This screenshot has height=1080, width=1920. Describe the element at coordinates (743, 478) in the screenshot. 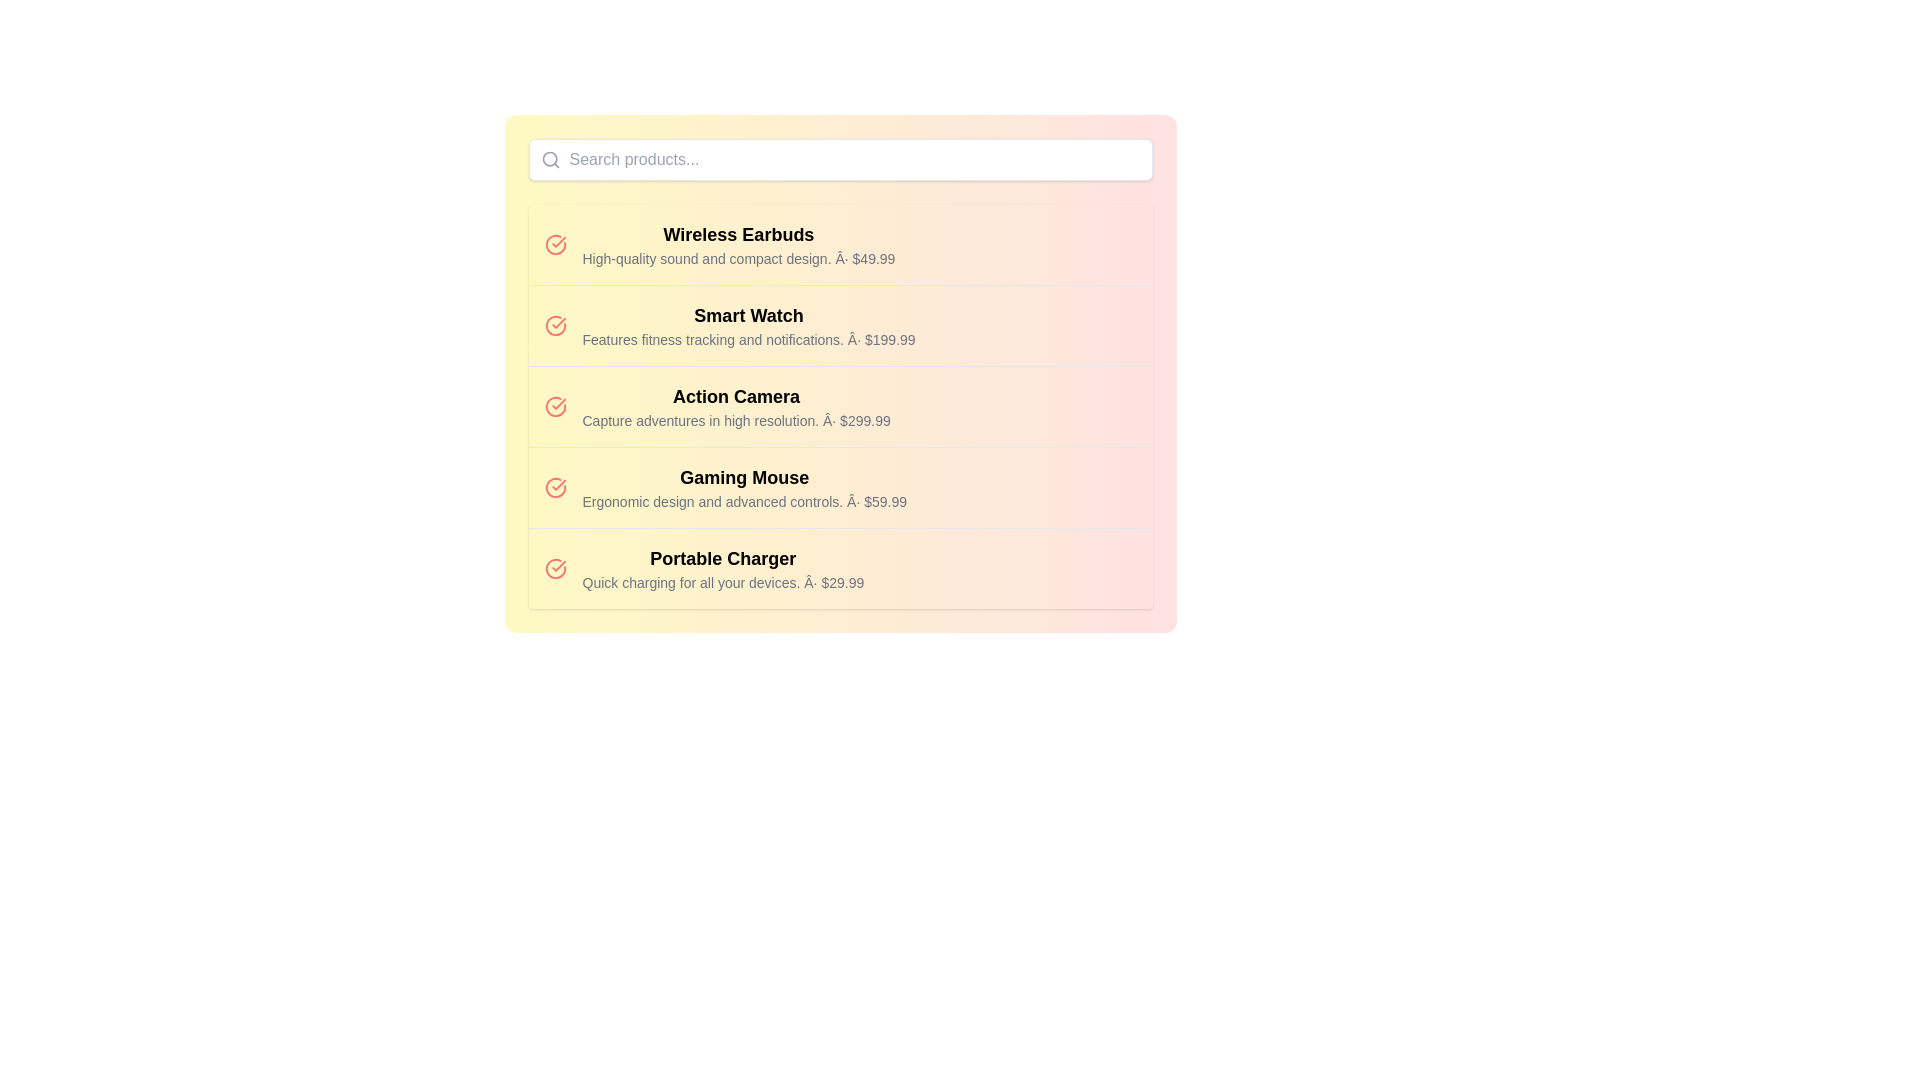

I see `the Text Label displaying 'Gaming Mouse' in the product browsing interface, which is positioned in the center-left part of the item entry` at that location.